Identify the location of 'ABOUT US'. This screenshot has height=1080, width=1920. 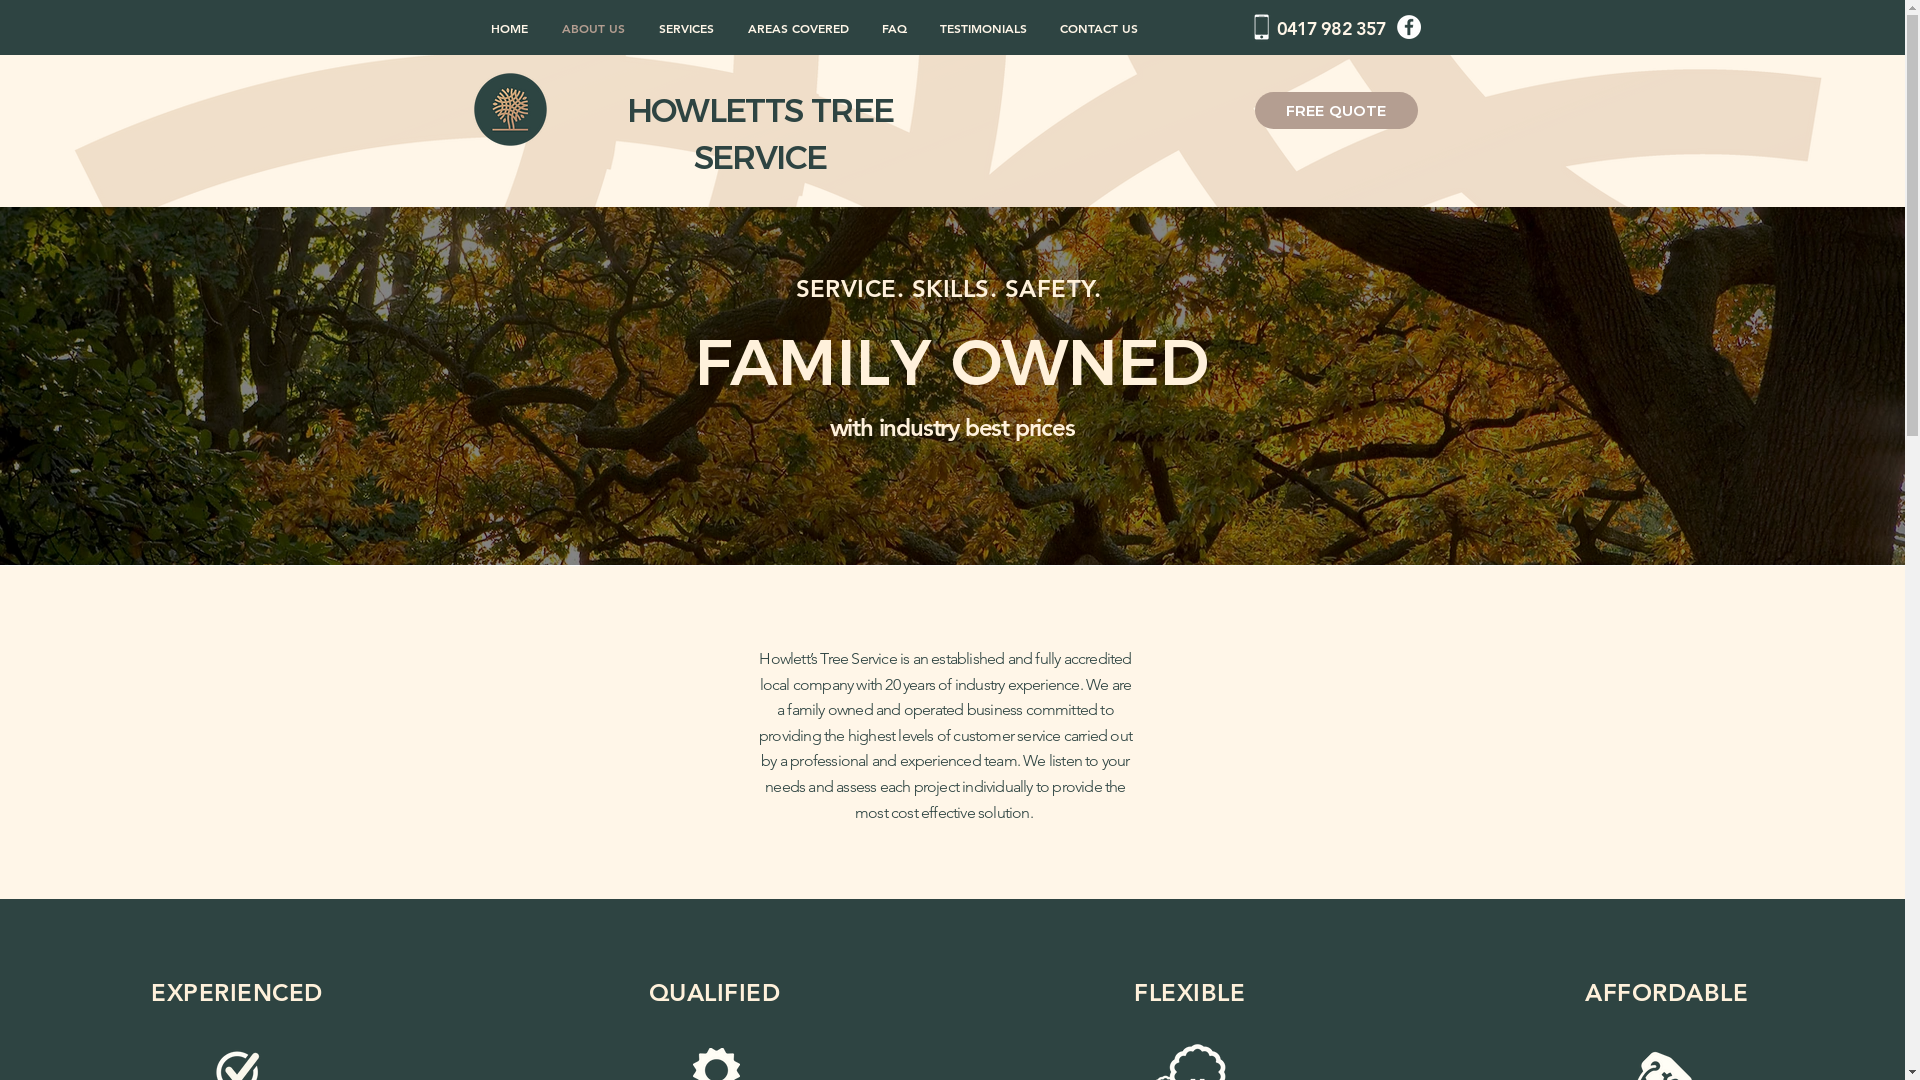
(591, 28).